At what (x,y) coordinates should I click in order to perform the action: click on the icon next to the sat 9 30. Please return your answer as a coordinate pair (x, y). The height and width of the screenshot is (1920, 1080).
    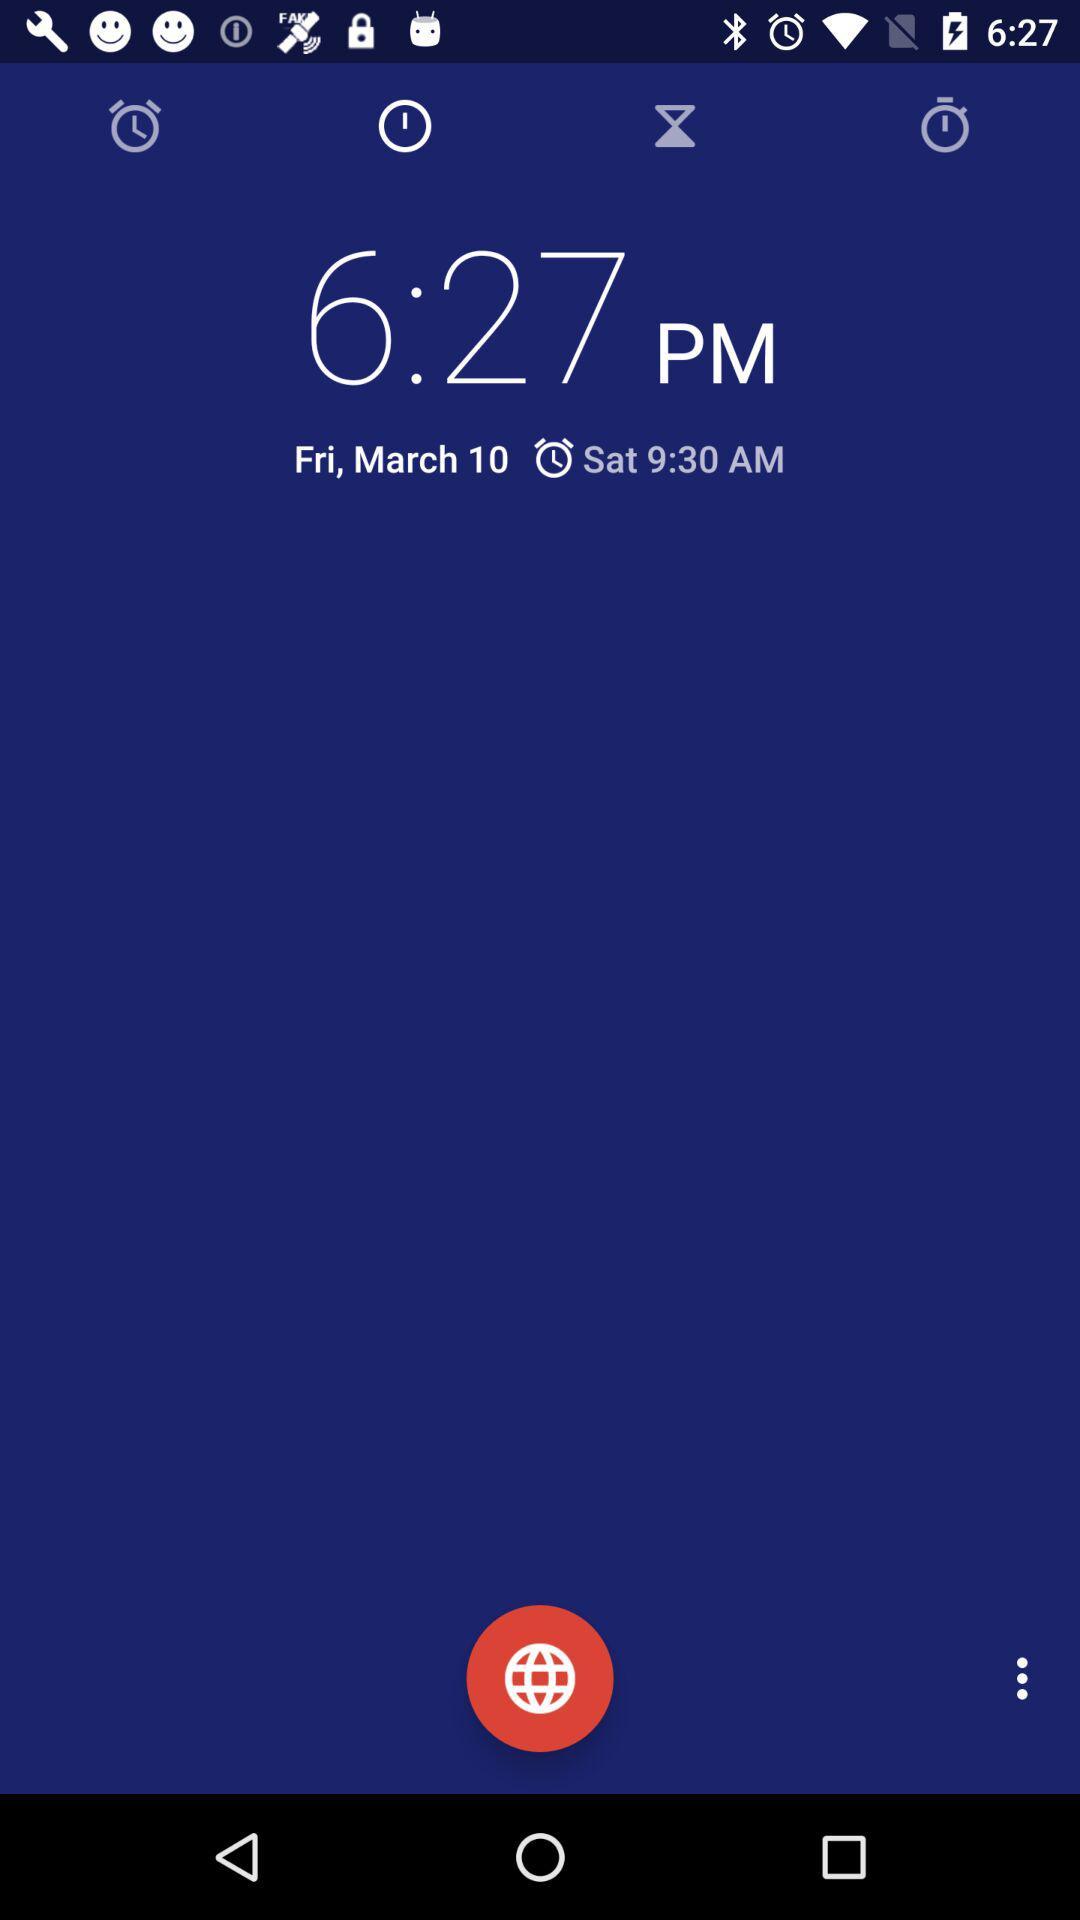
    Looking at the image, I should click on (401, 457).